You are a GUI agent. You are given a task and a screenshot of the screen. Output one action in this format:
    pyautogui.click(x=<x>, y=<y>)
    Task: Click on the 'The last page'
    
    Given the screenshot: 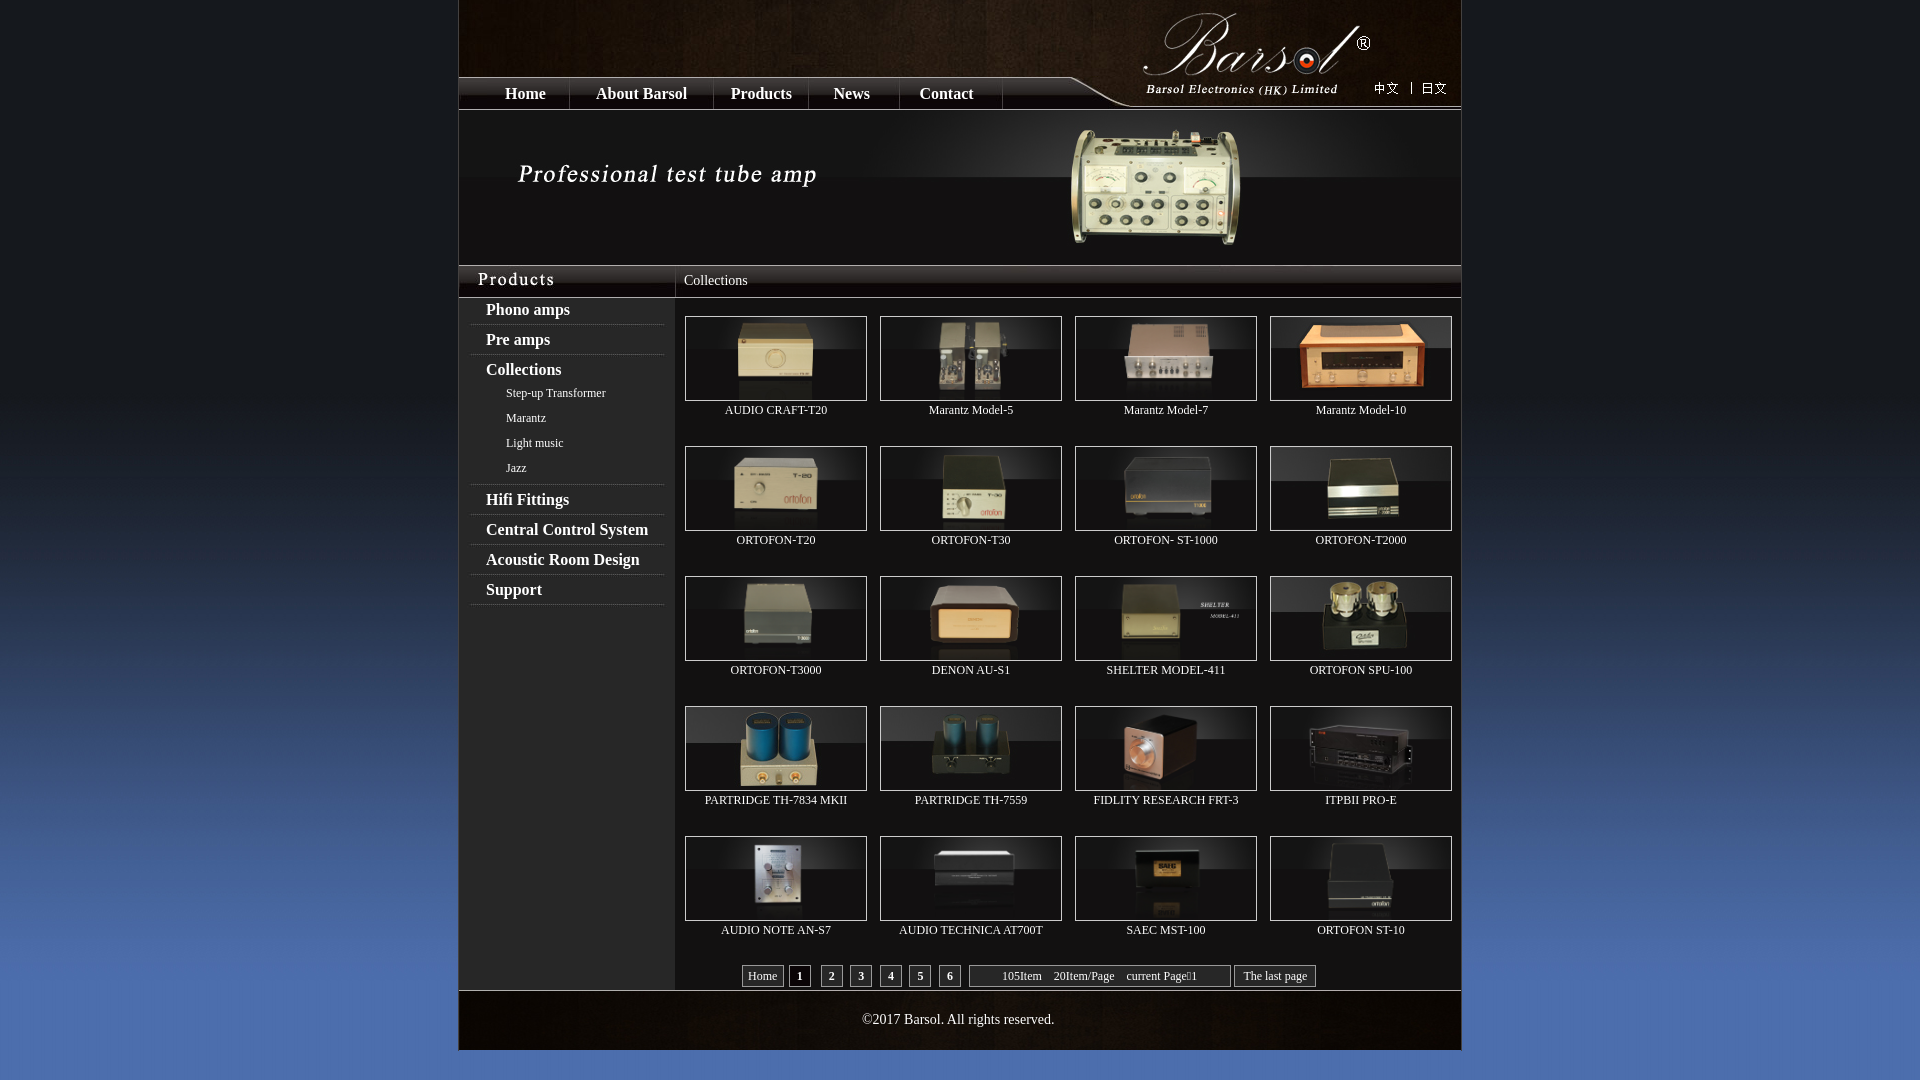 What is the action you would take?
    pyautogui.click(x=1274, y=974)
    